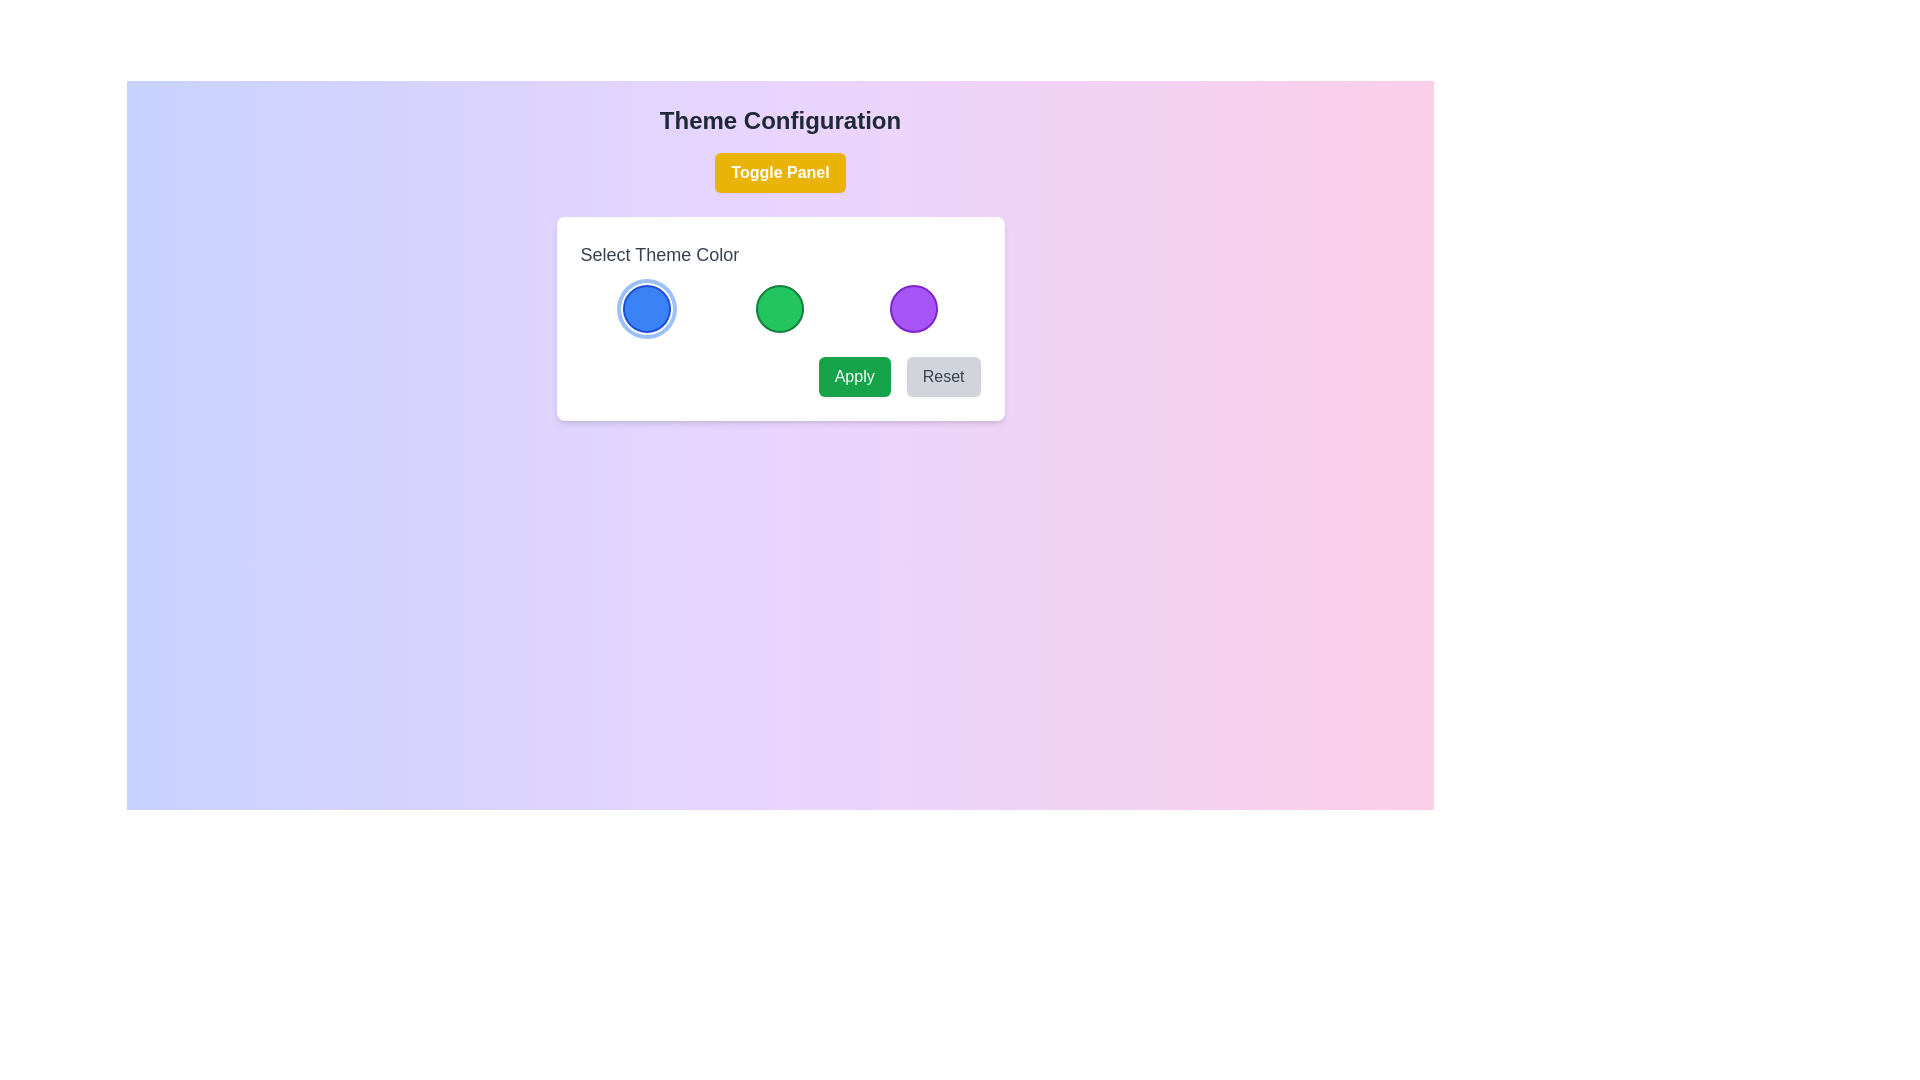  What do you see at coordinates (779, 172) in the screenshot?
I see `the 'Toggle Panel' button, which is a rectangular button with a yellow background and bold white text, positioned centrally above the 'Theme Configuration' section` at bounding box center [779, 172].